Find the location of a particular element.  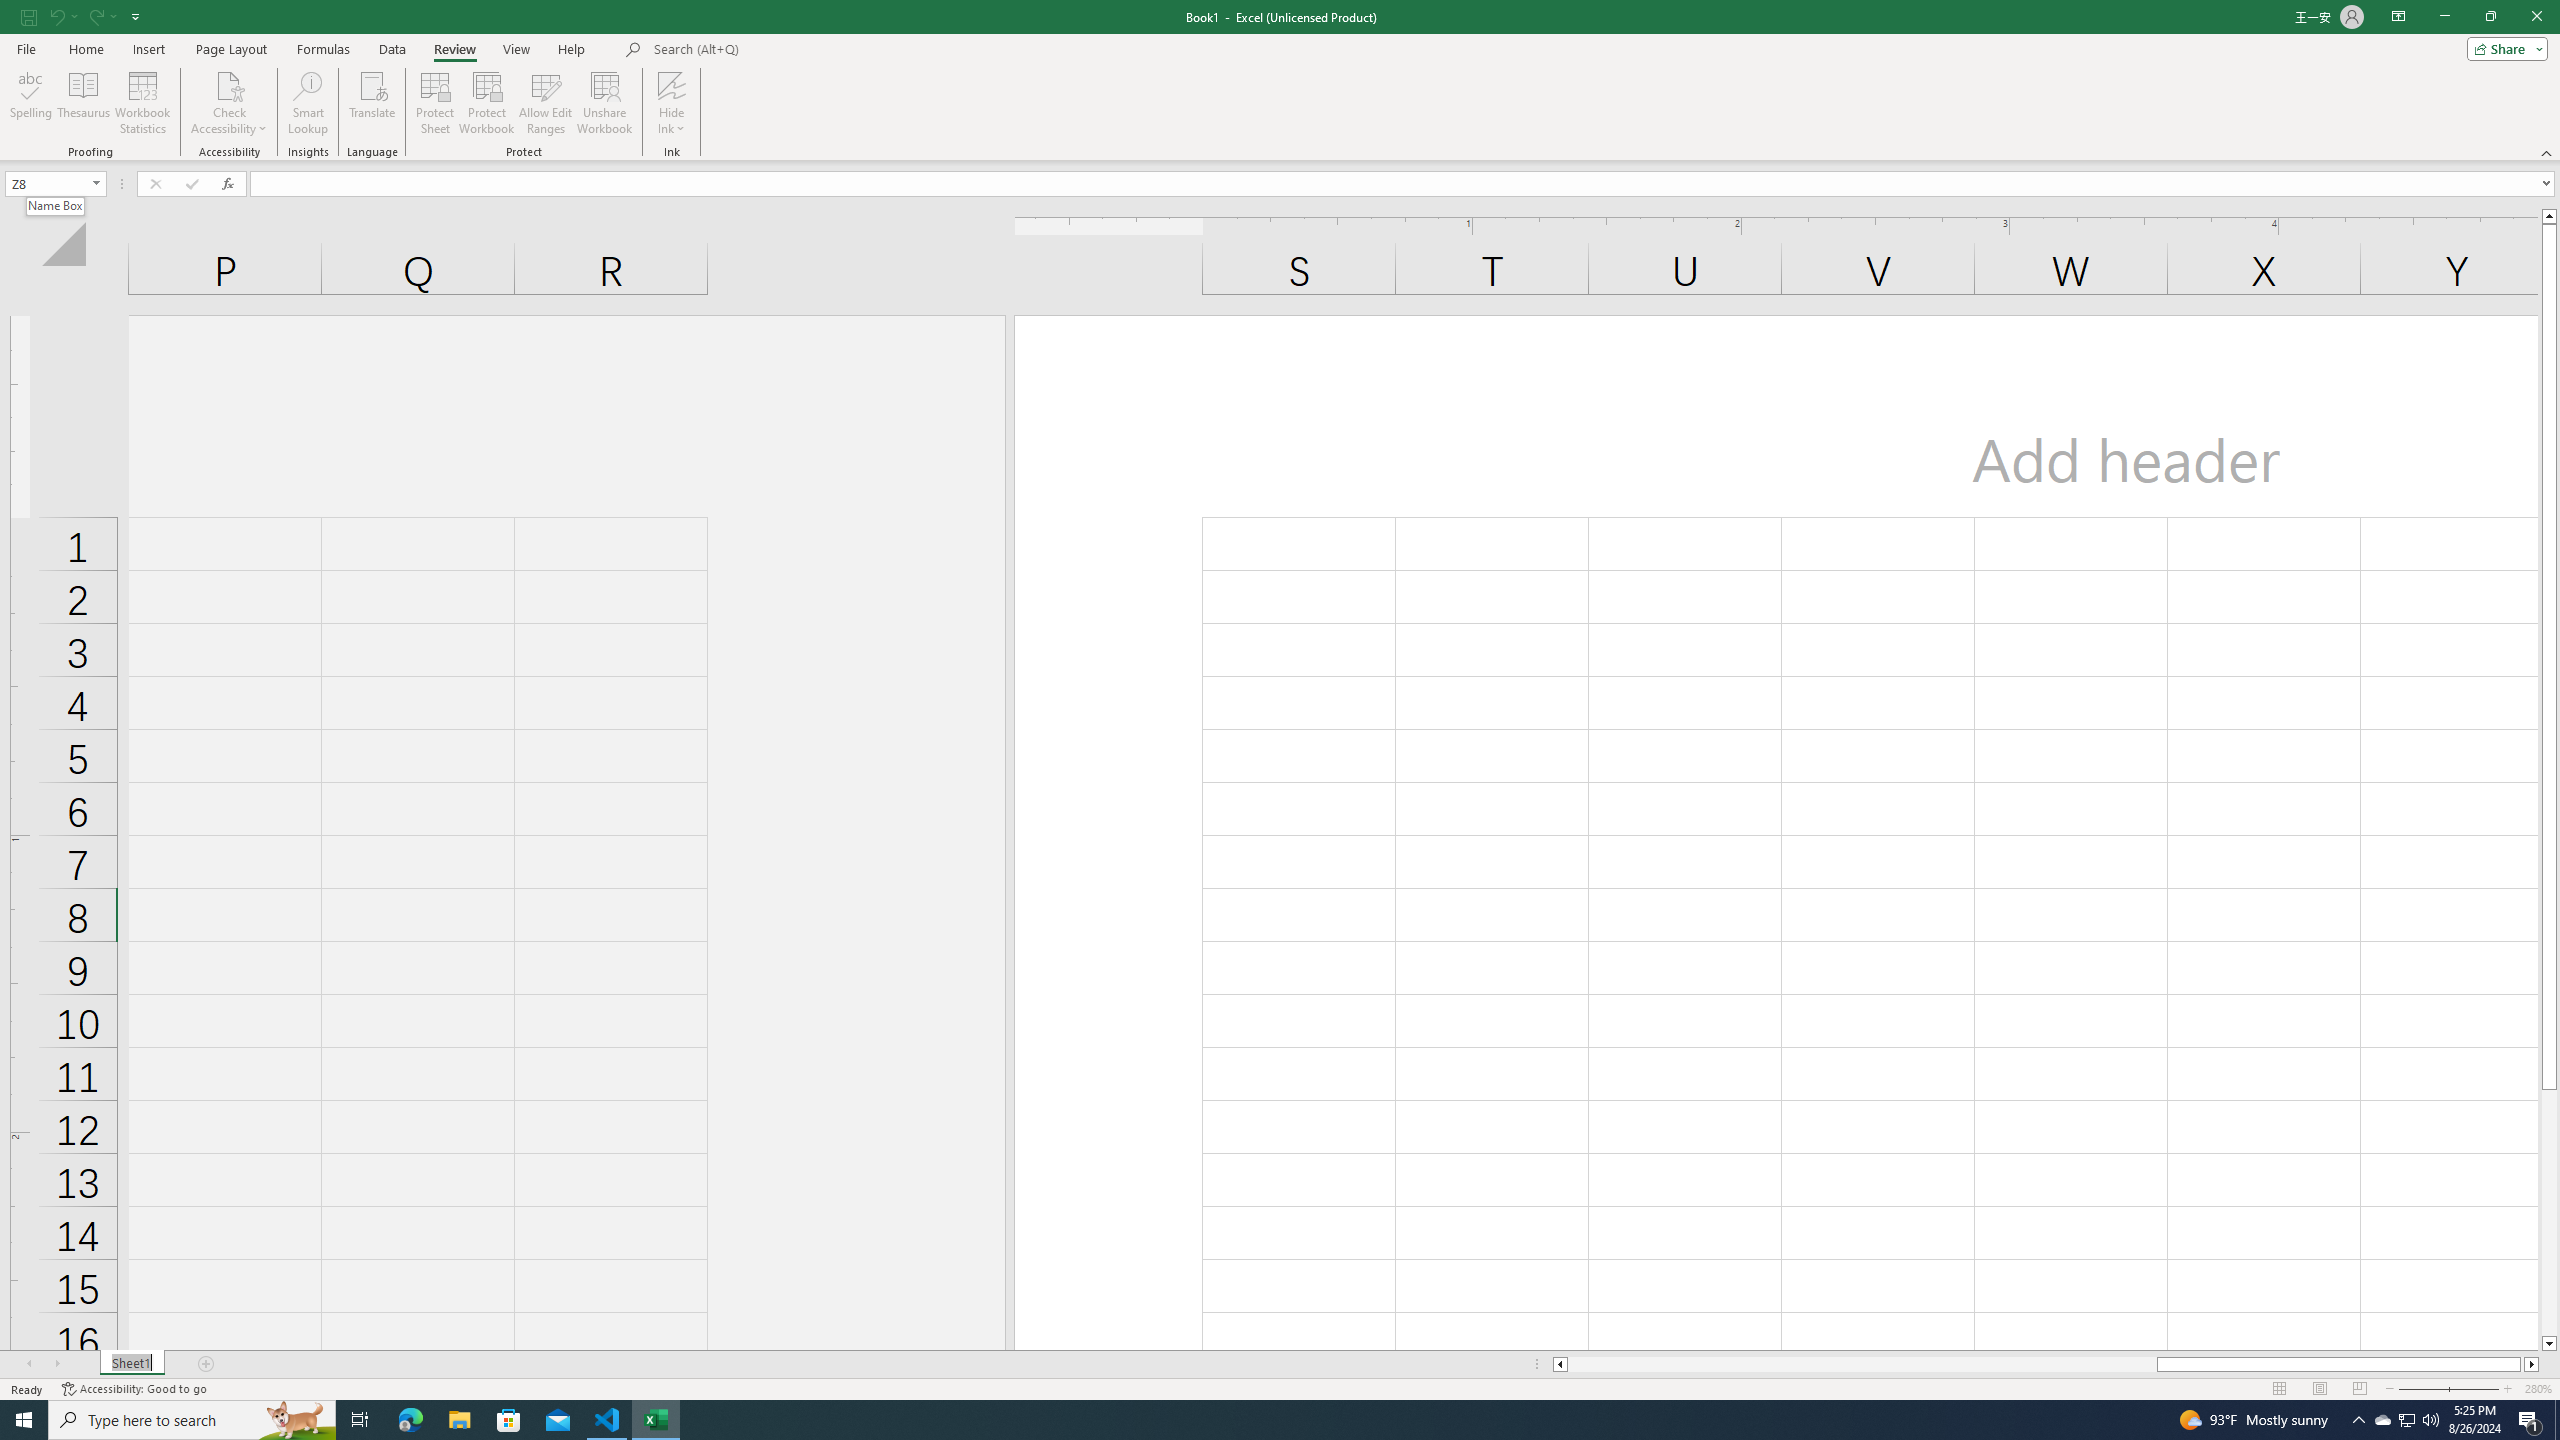

'Translate' is located at coordinates (371, 103).